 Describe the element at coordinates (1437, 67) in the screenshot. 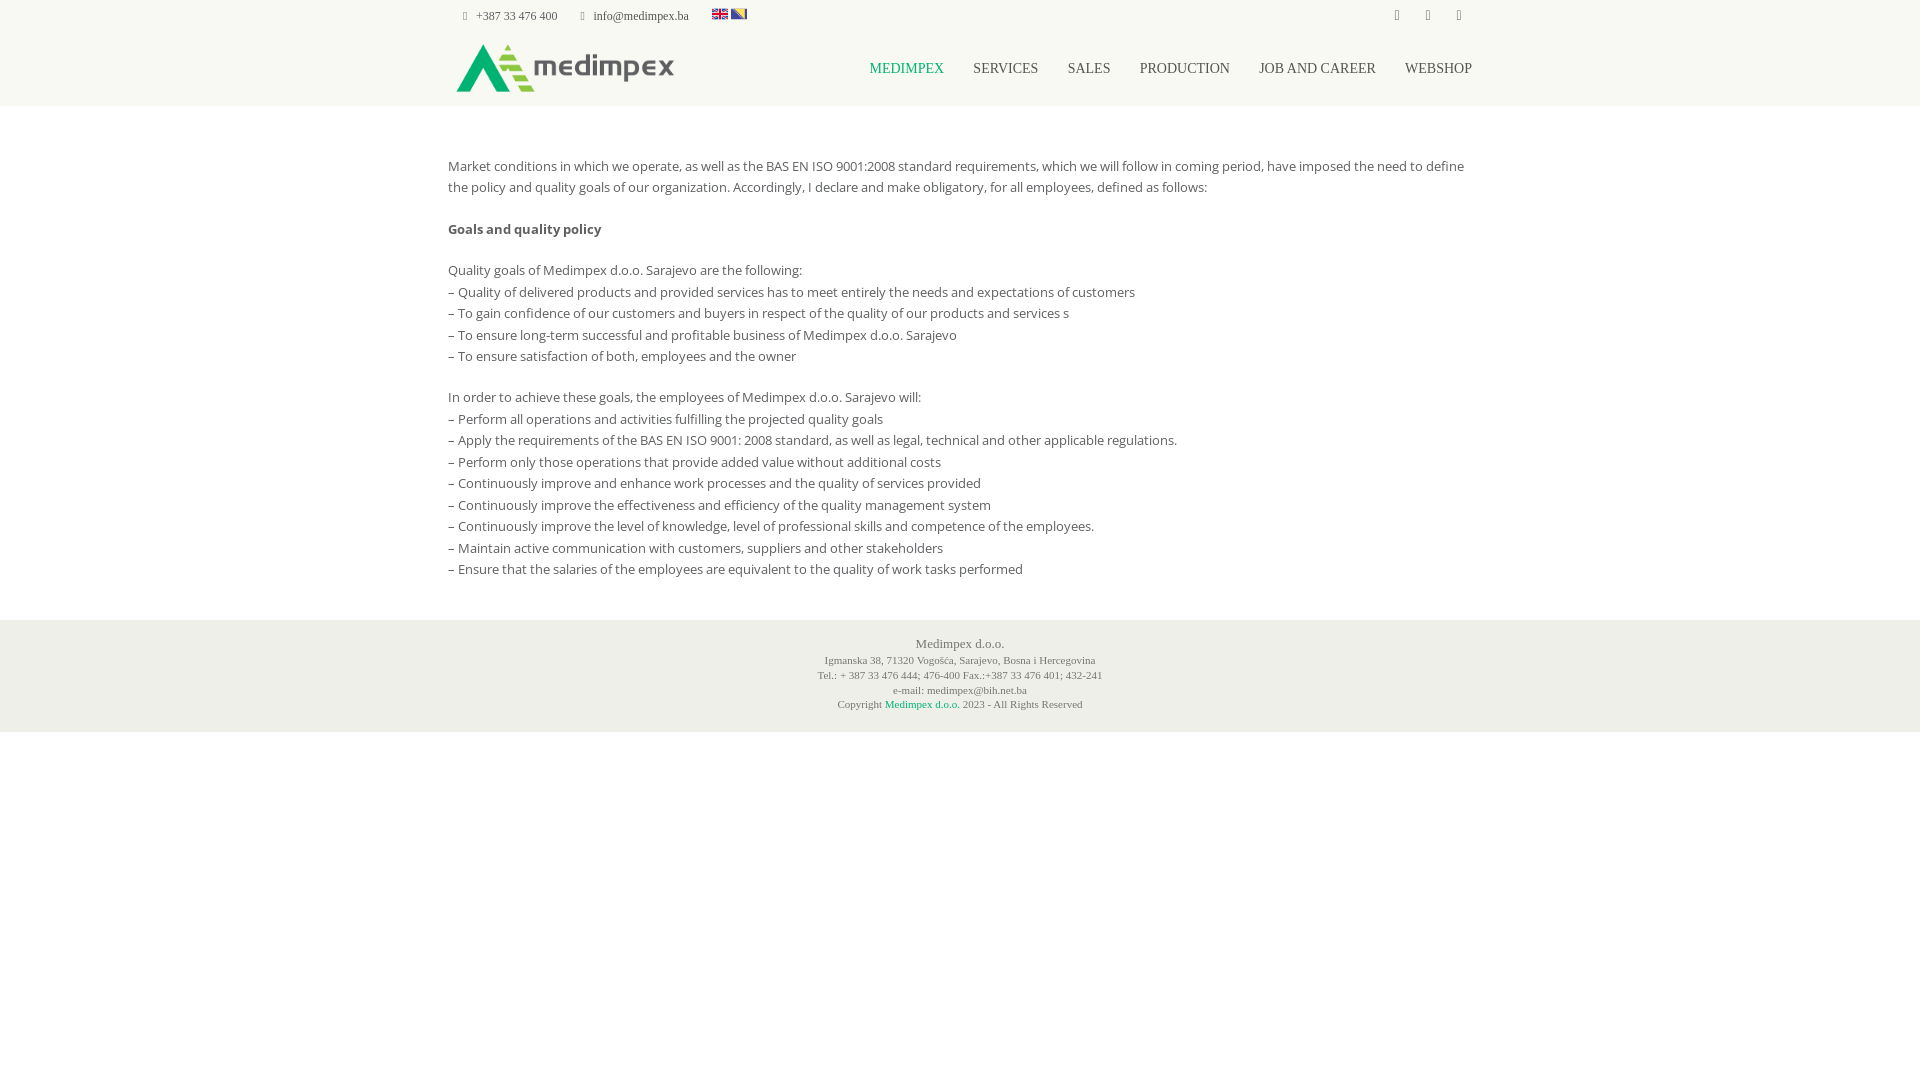

I see `'WEBSHOP'` at that location.